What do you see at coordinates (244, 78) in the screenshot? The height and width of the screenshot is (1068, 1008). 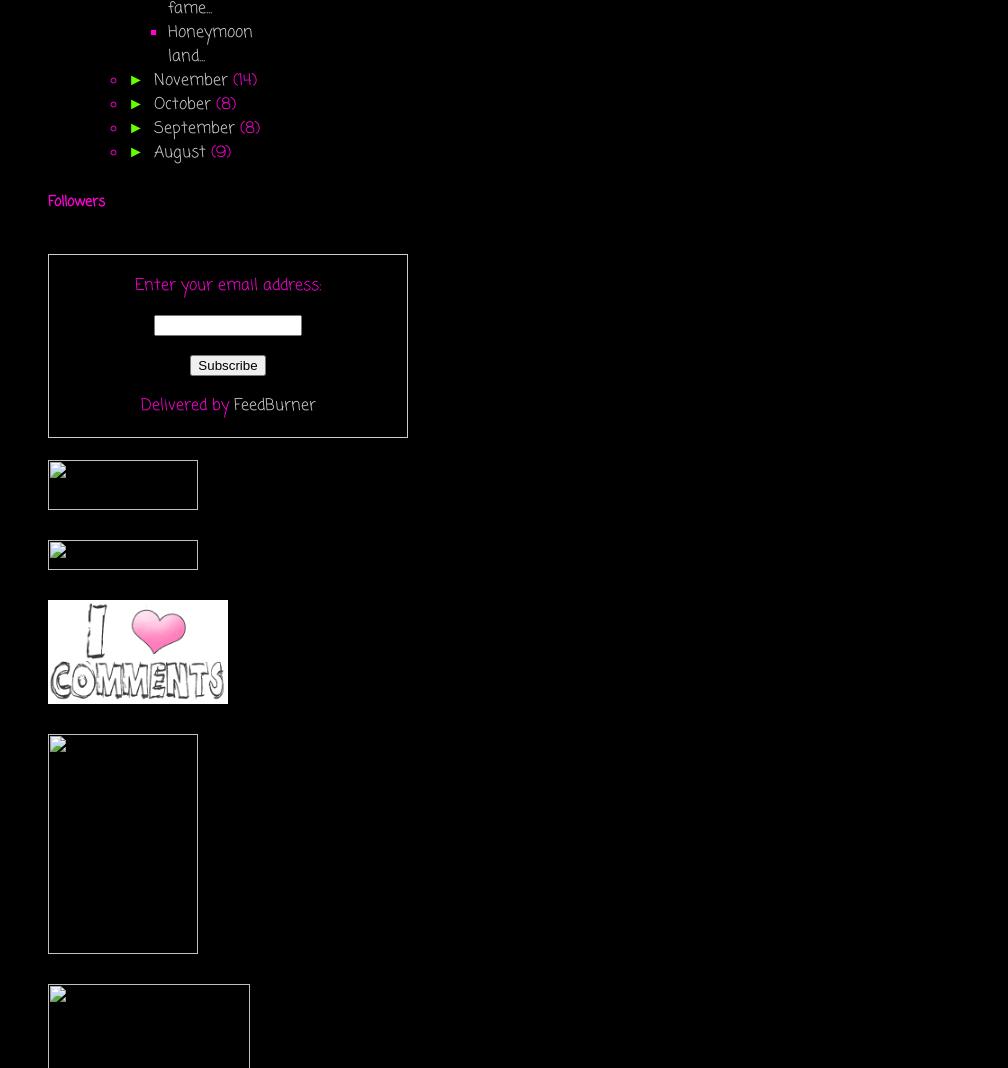 I see `'(14)'` at bounding box center [244, 78].